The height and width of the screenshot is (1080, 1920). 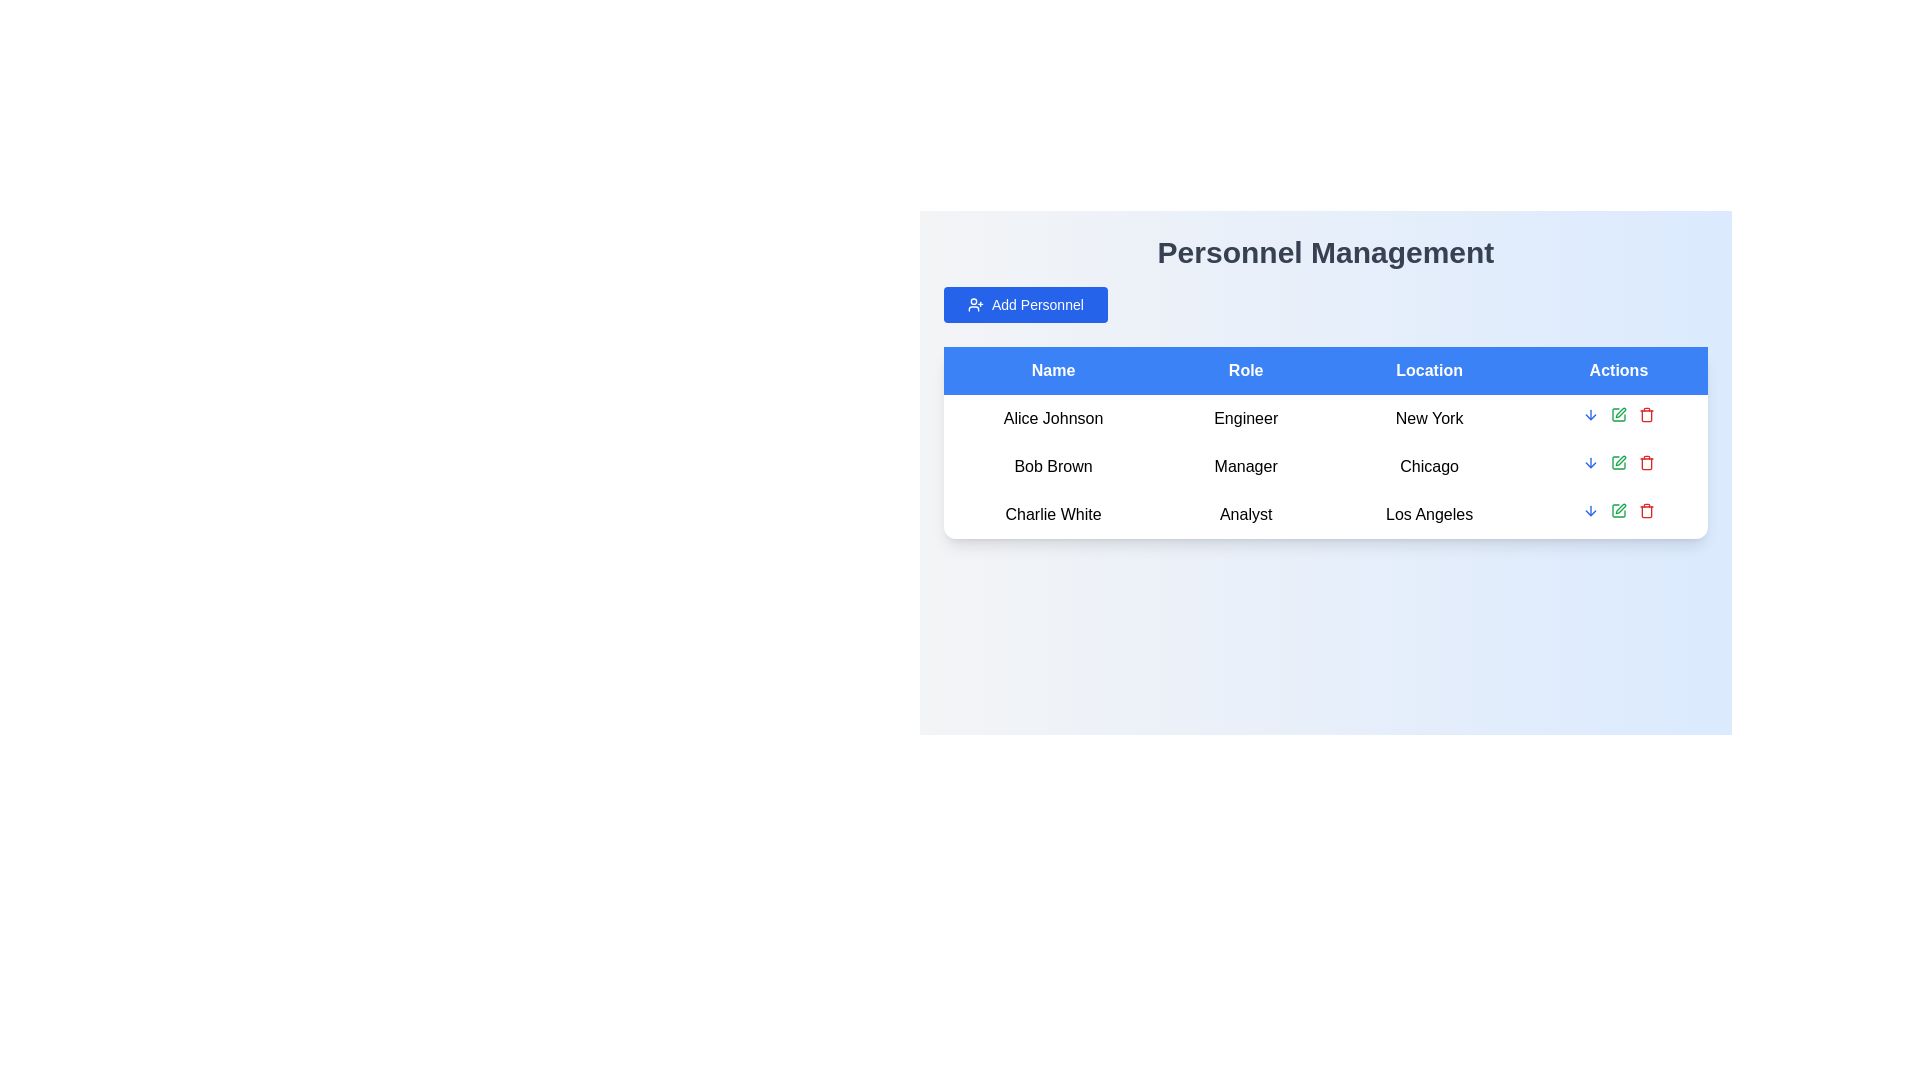 What do you see at coordinates (1052, 466) in the screenshot?
I see `the 'Bob Brown' text label in the personnel management table, which is located in the second row and first column under the 'Name' header` at bounding box center [1052, 466].